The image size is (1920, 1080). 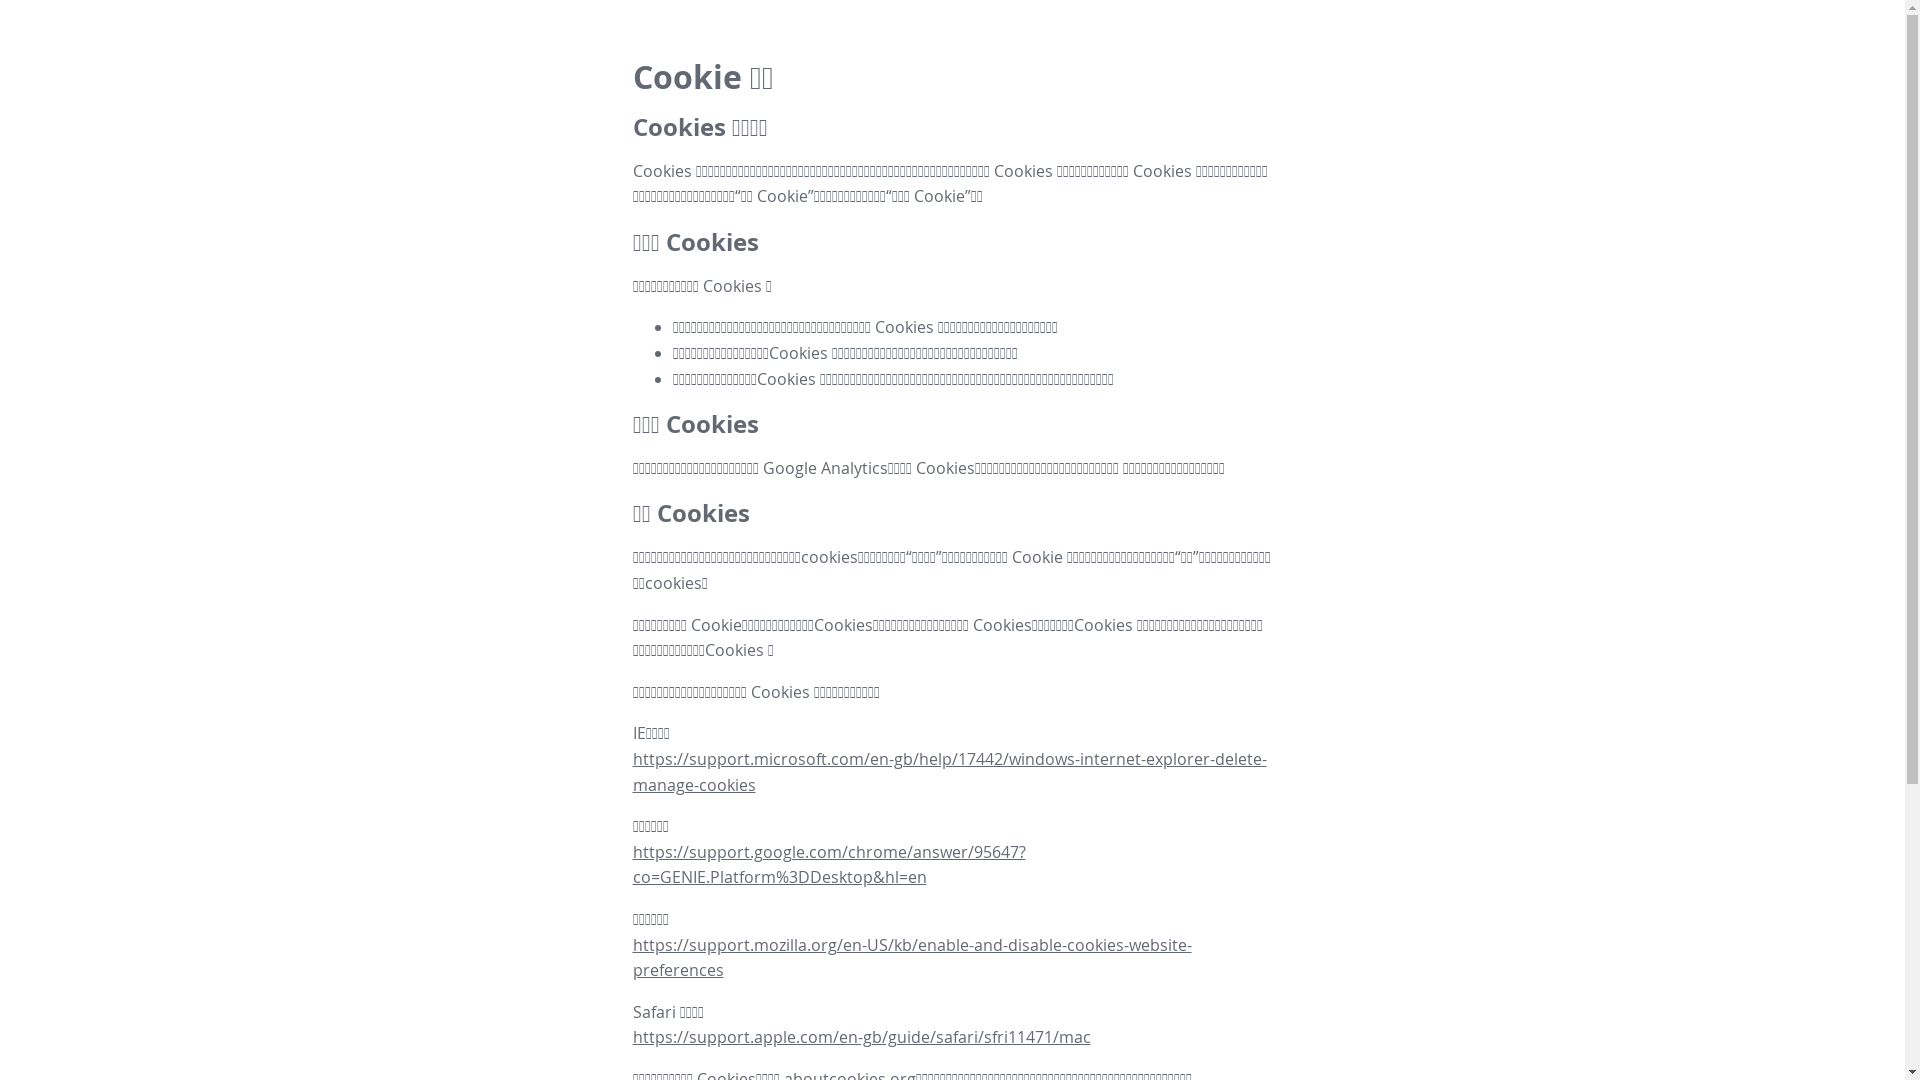 What do you see at coordinates (860, 1036) in the screenshot?
I see `'https://support.apple.com/en-gb/guide/safari/sfri11471/mac'` at bounding box center [860, 1036].